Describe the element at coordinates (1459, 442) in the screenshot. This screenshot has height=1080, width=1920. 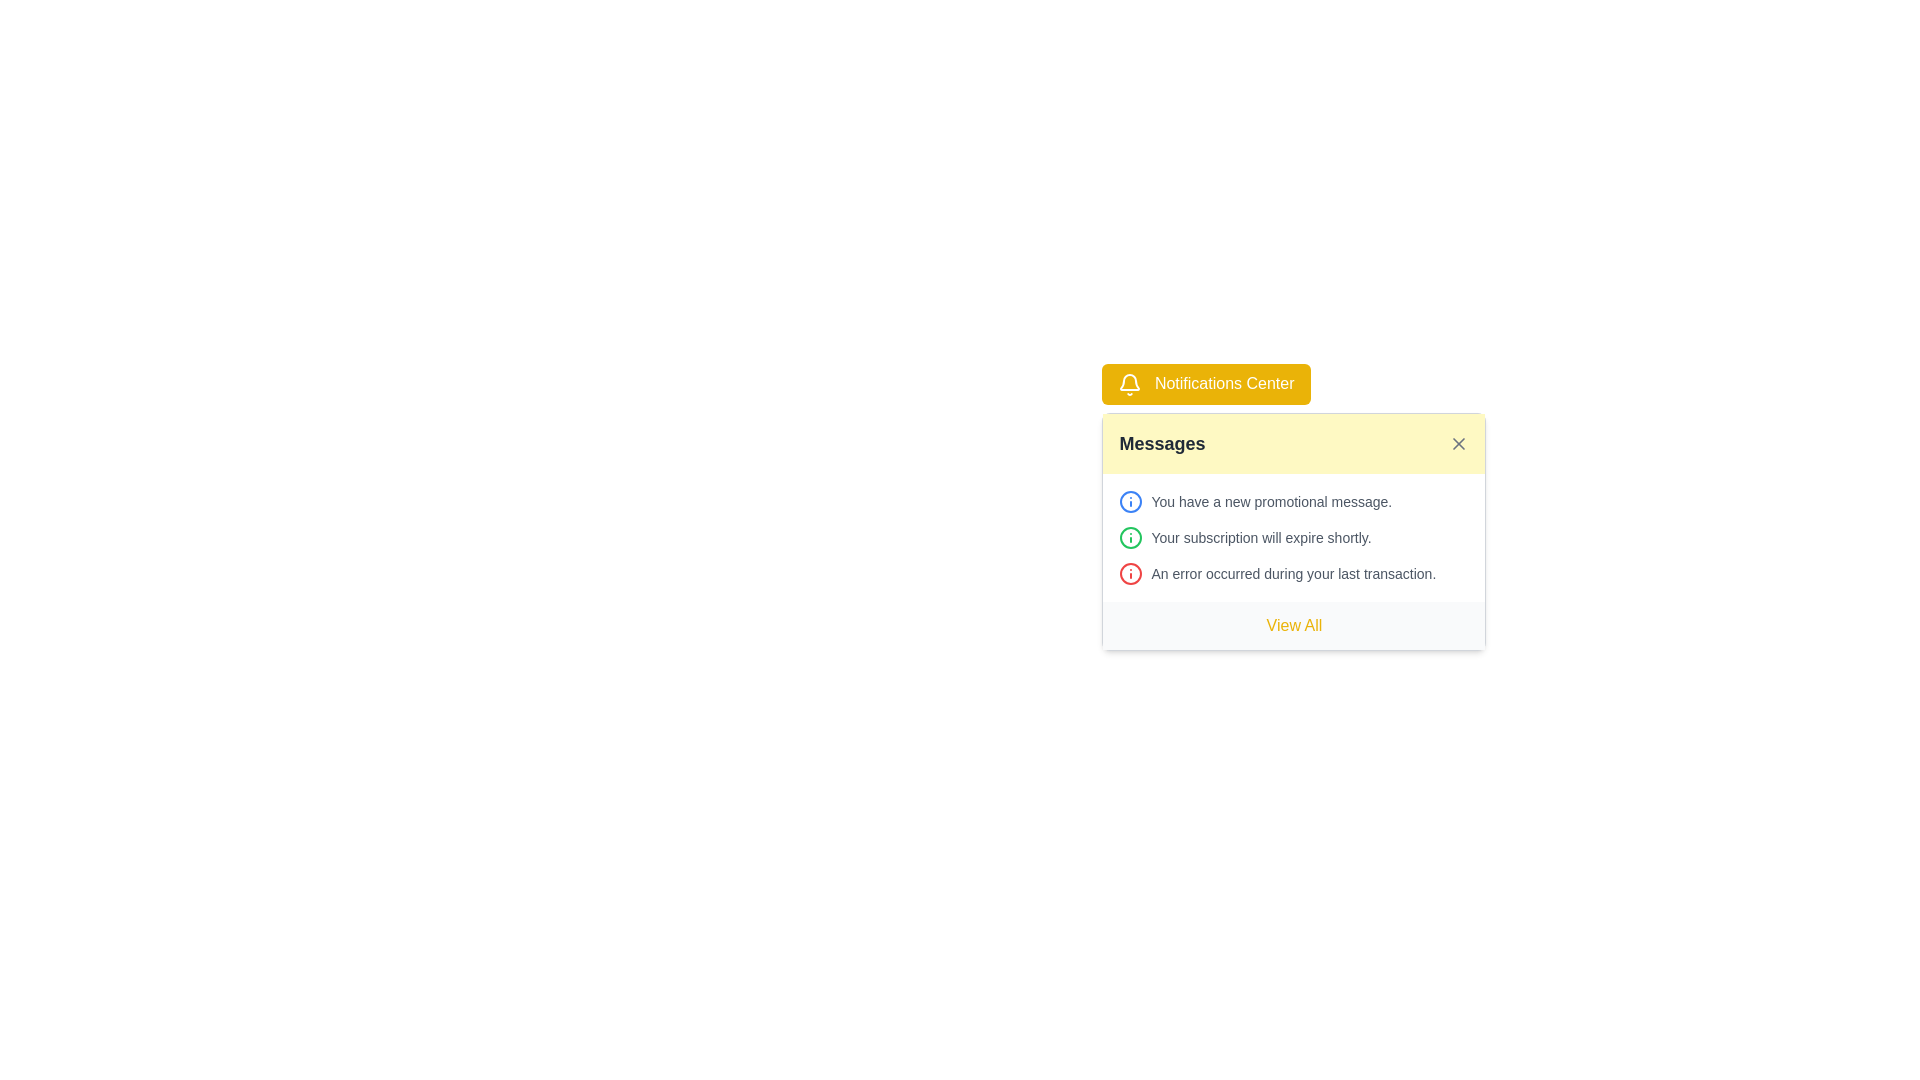
I see `the close or dismiss icon (×) located in the top-right corner of the Messages panel` at that location.